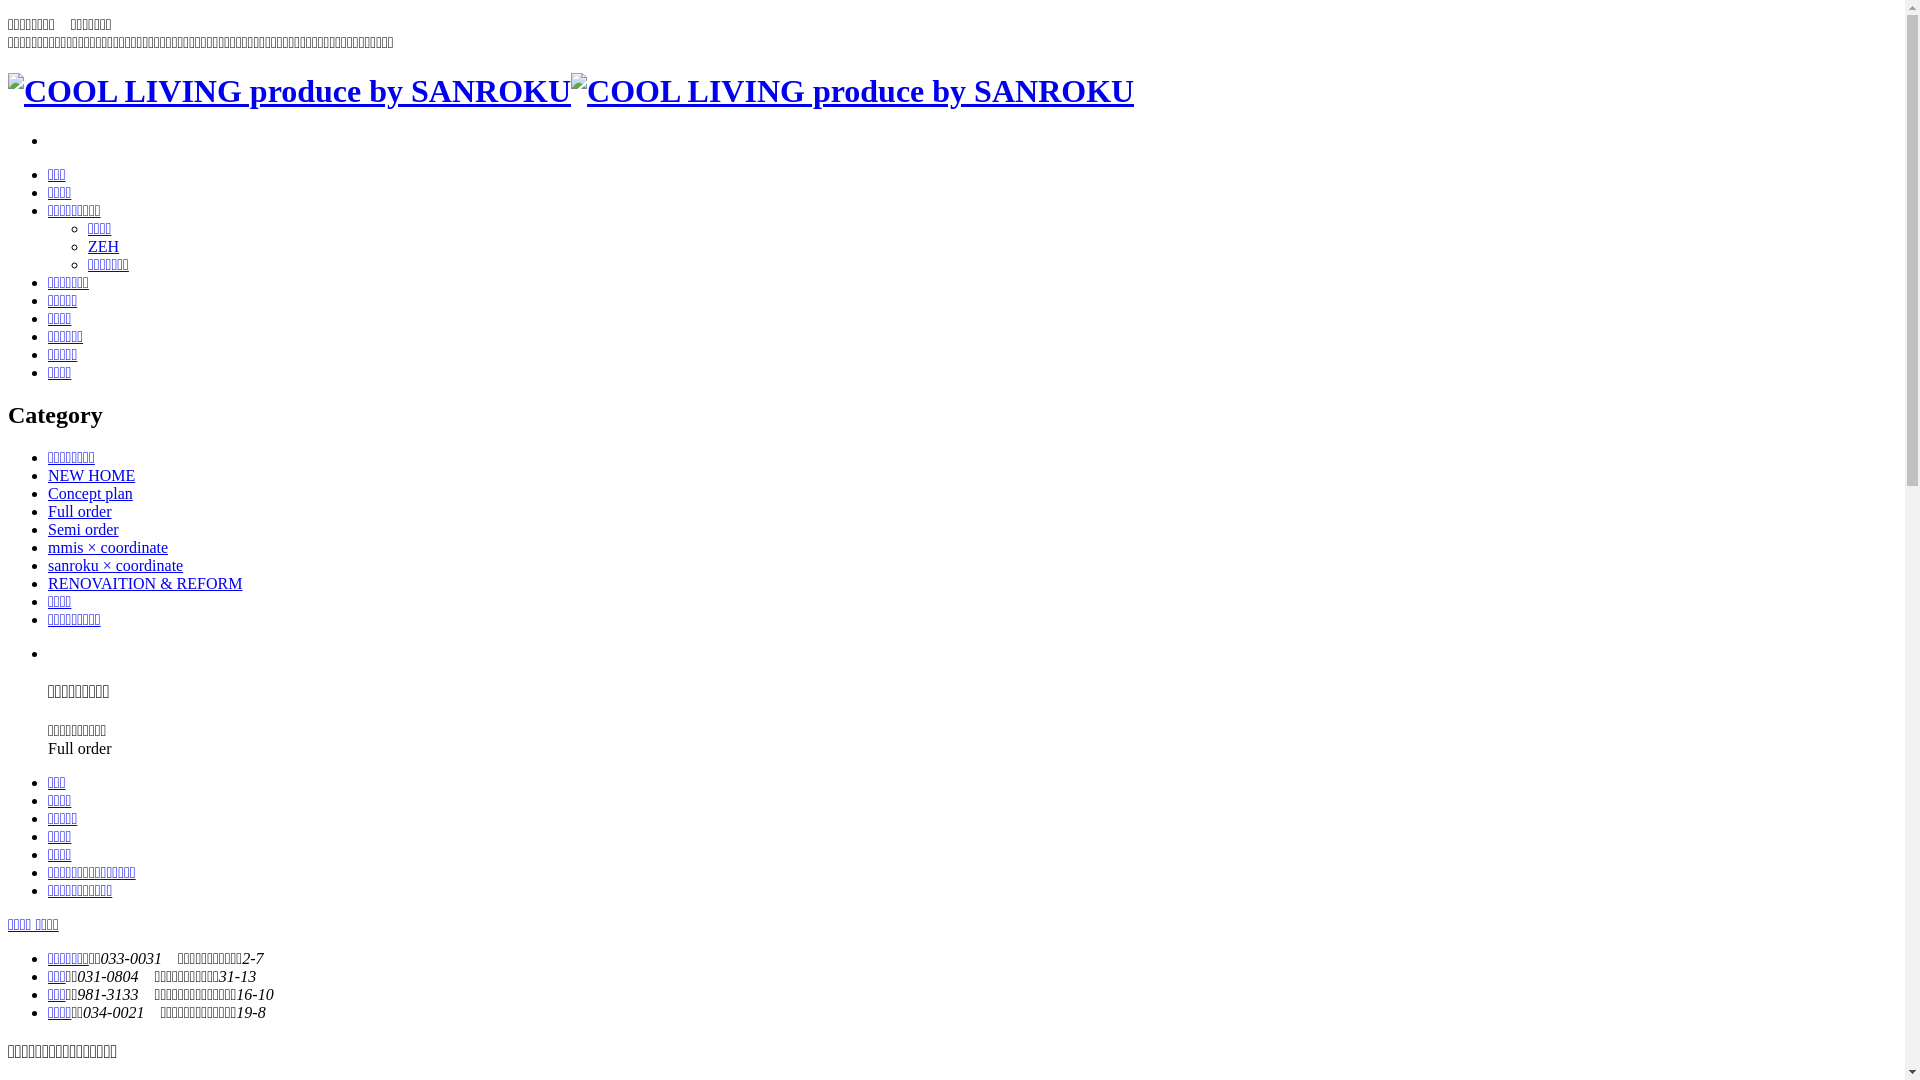  Describe the element at coordinates (86, 245) in the screenshot. I see `'ZEH'` at that location.